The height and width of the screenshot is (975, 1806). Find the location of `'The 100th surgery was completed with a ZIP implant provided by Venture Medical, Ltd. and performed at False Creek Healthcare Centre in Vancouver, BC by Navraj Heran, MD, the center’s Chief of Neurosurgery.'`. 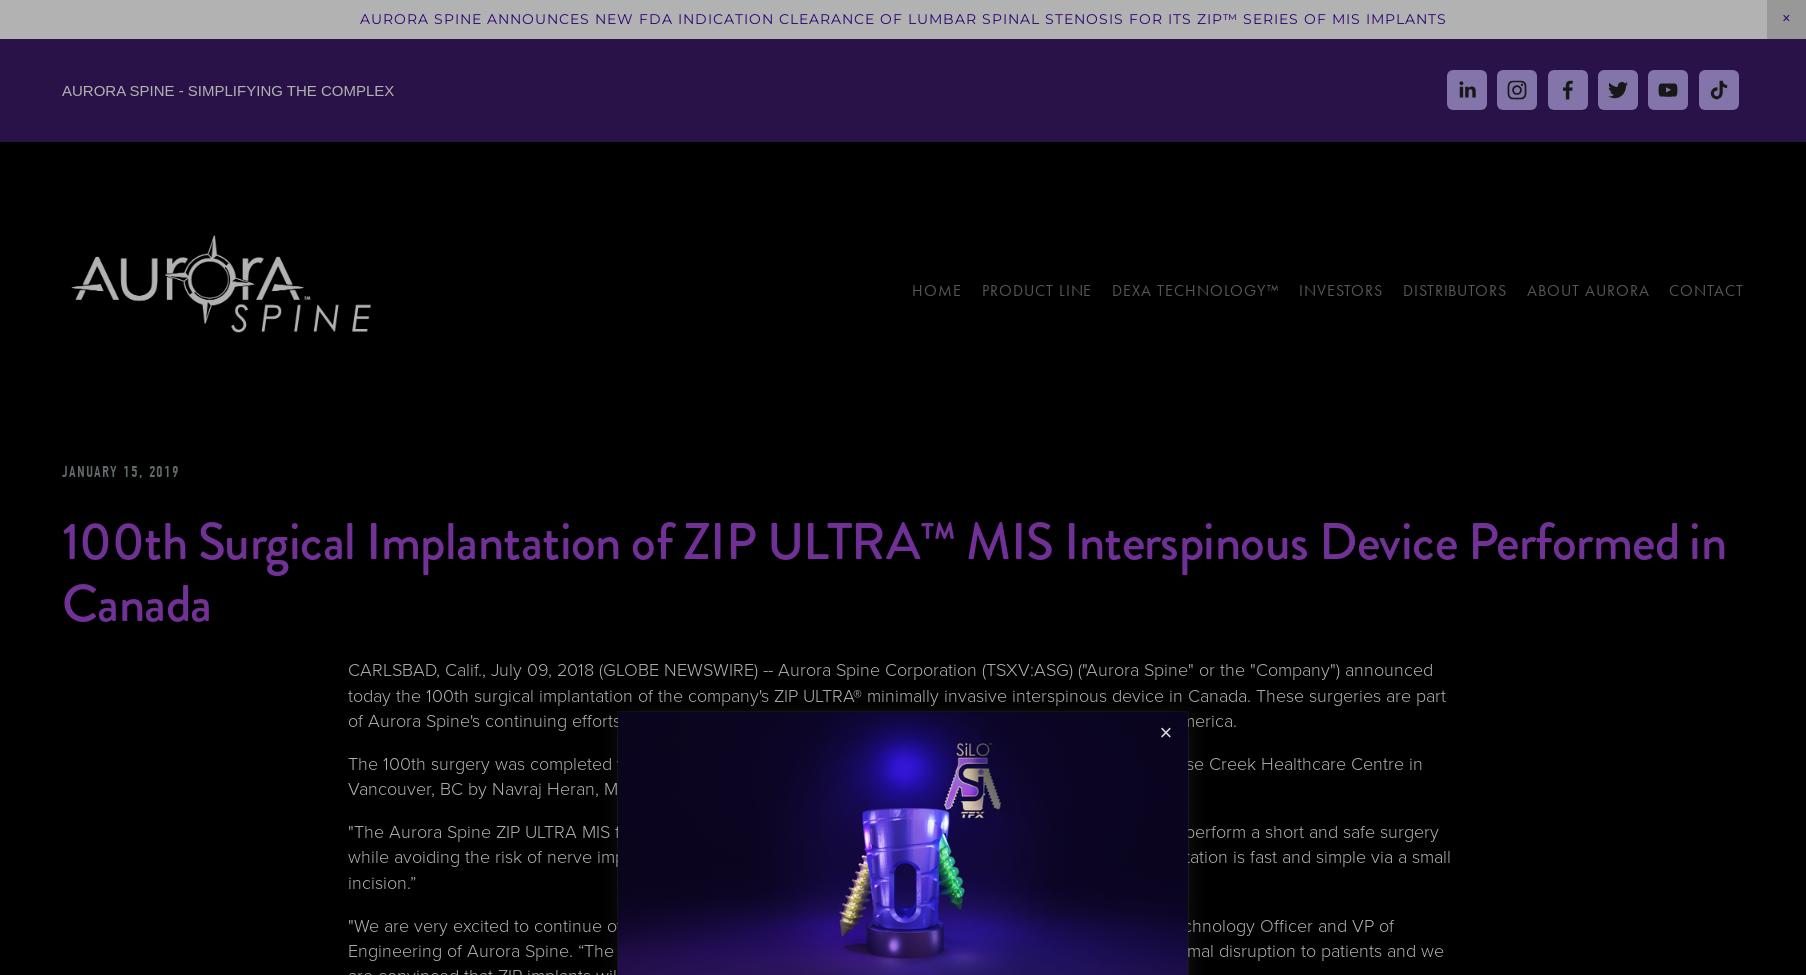

'The 100th surgery was completed with a ZIP implant provided by Venture Medical, Ltd. and performed at False Creek Healthcare Centre in Vancouver, BC by Navraj Heran, MD, the center’s Chief of Neurosurgery.' is located at coordinates (885, 775).